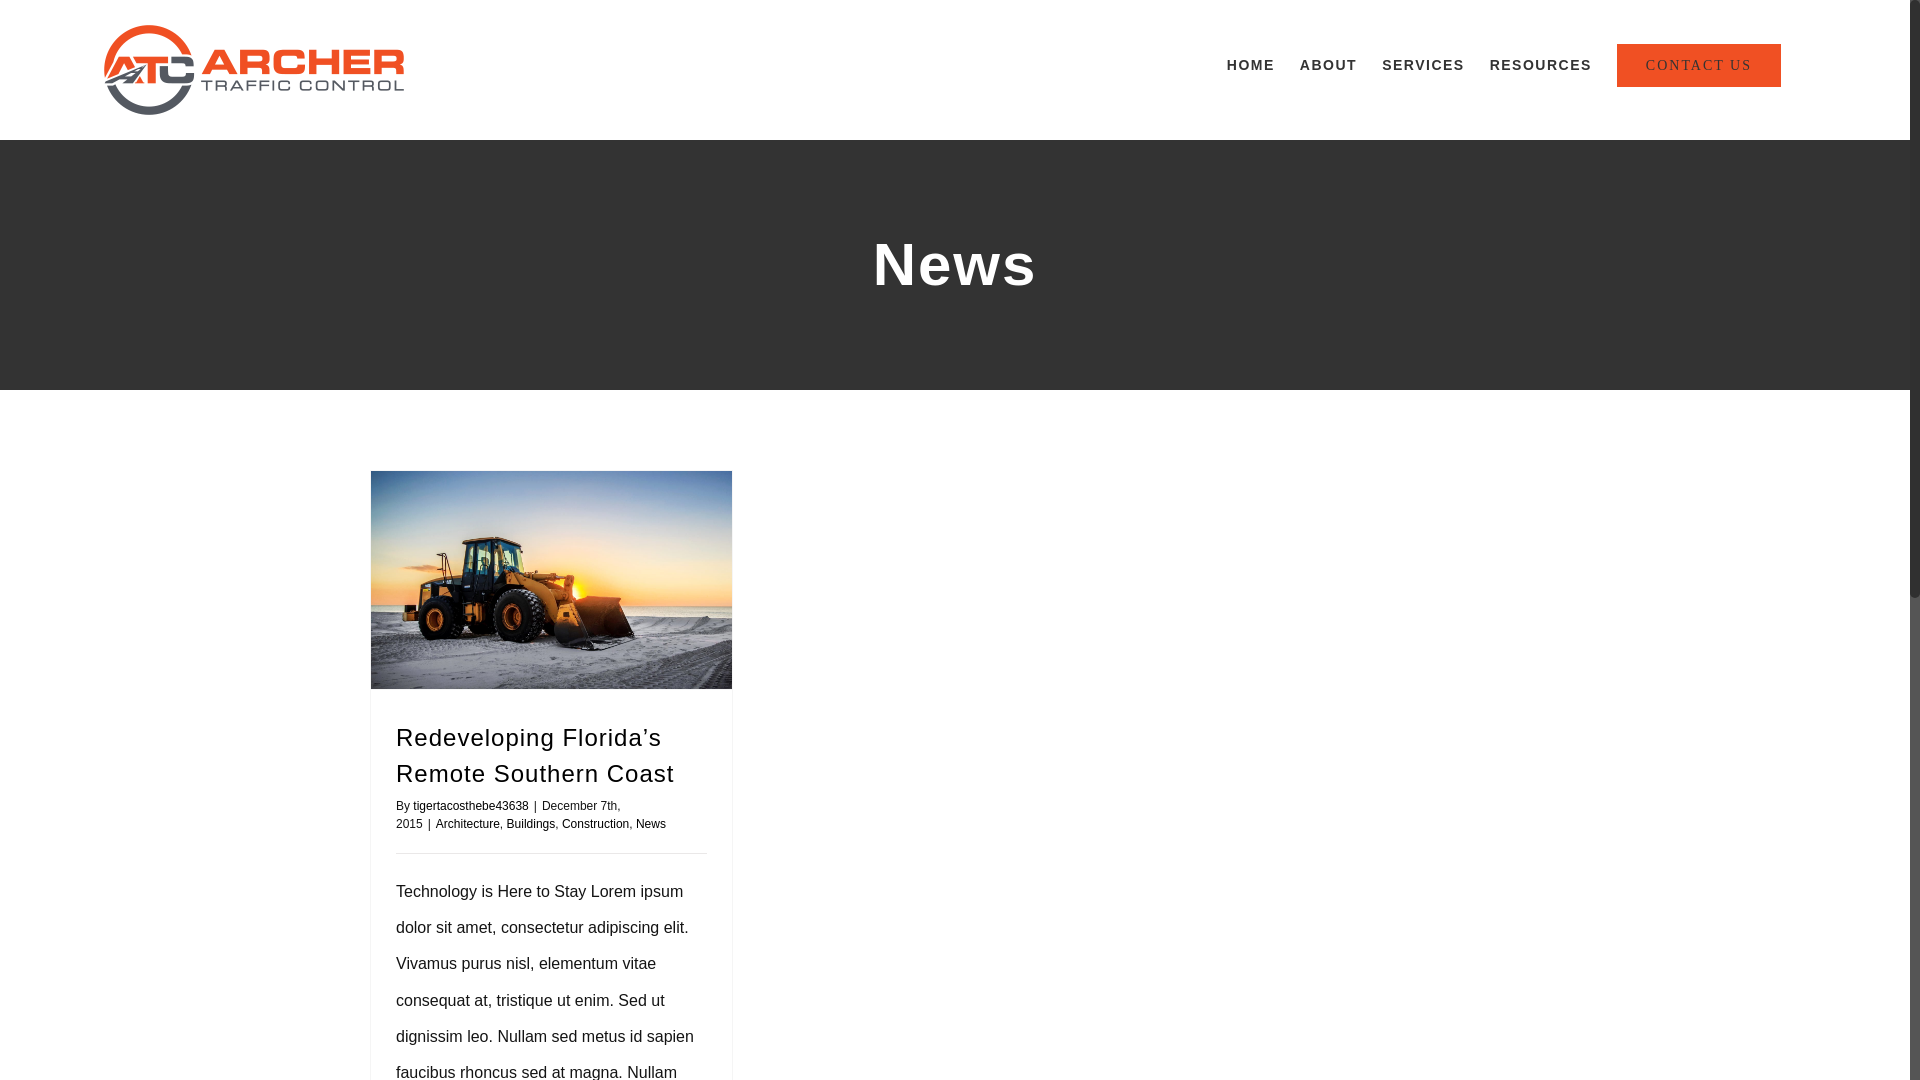  I want to click on 'Buildings', so click(531, 824).